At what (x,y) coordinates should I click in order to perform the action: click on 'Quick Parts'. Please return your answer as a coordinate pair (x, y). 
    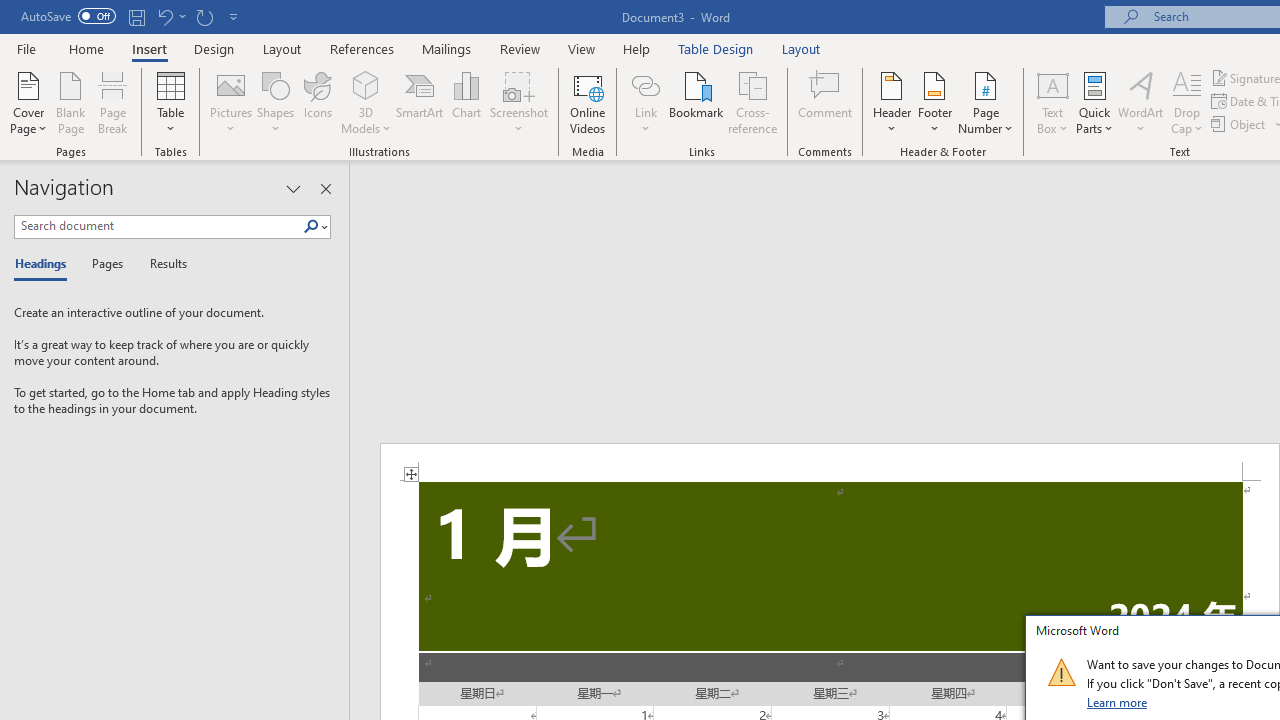
    Looking at the image, I should click on (1094, 103).